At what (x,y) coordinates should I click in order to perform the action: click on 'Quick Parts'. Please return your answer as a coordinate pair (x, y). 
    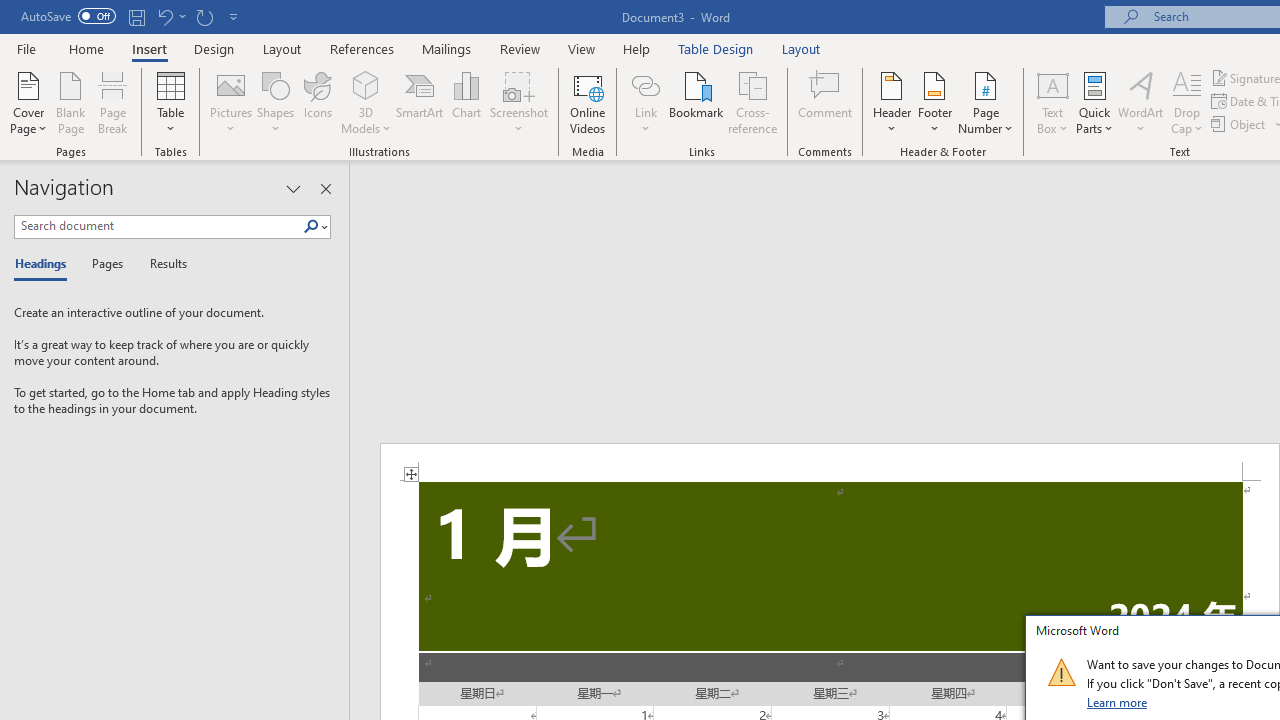
    Looking at the image, I should click on (1094, 103).